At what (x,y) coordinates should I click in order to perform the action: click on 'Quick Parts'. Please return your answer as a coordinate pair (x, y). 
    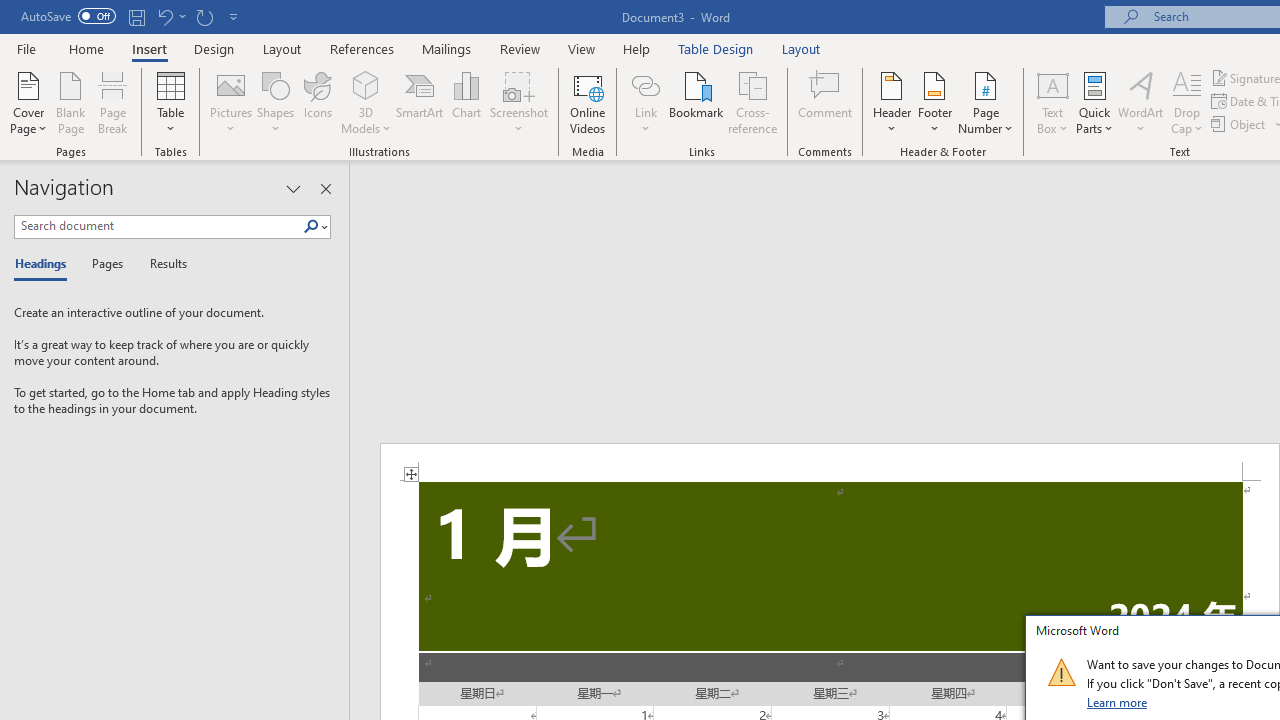
    Looking at the image, I should click on (1094, 103).